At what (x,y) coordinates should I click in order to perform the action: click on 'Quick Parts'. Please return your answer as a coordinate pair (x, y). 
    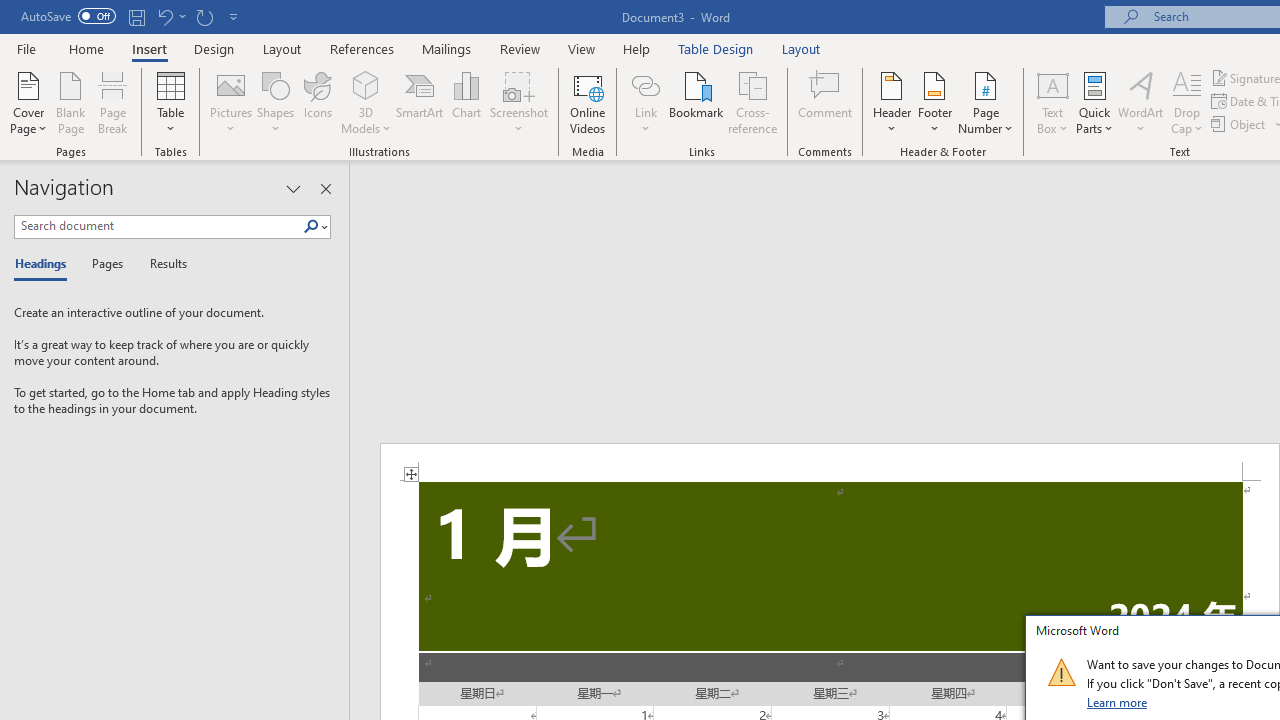
    Looking at the image, I should click on (1094, 103).